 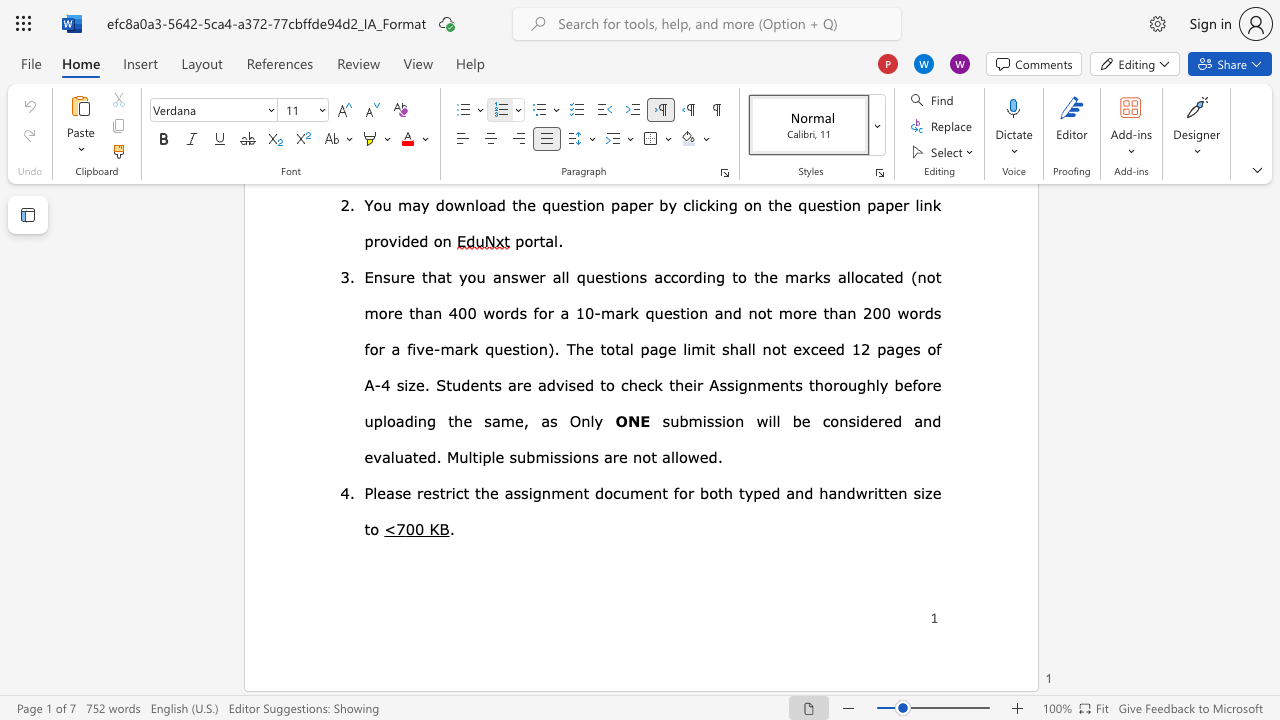 What do you see at coordinates (748, 492) in the screenshot?
I see `the 1th character "y" in the text` at bounding box center [748, 492].